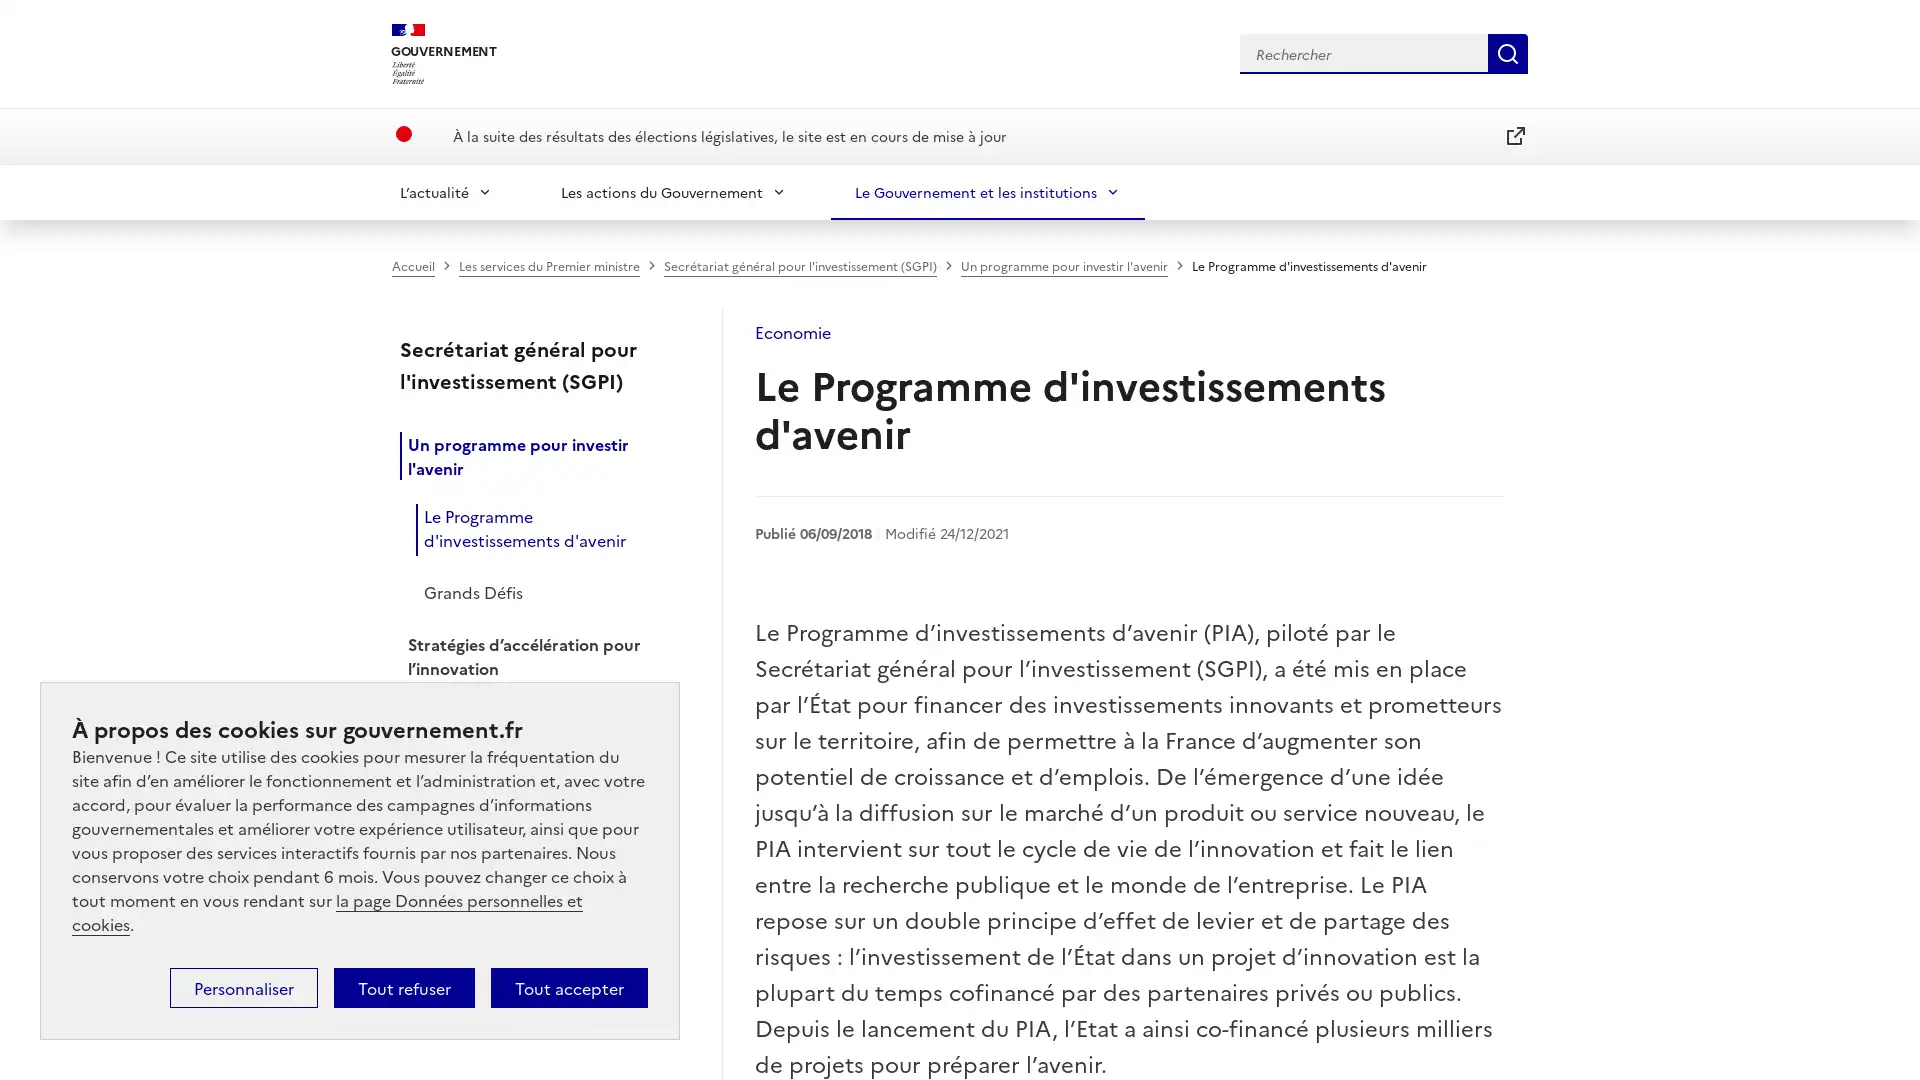 This screenshot has height=1080, width=1920. Describe the element at coordinates (568, 986) in the screenshot. I see `Tout accepter` at that location.